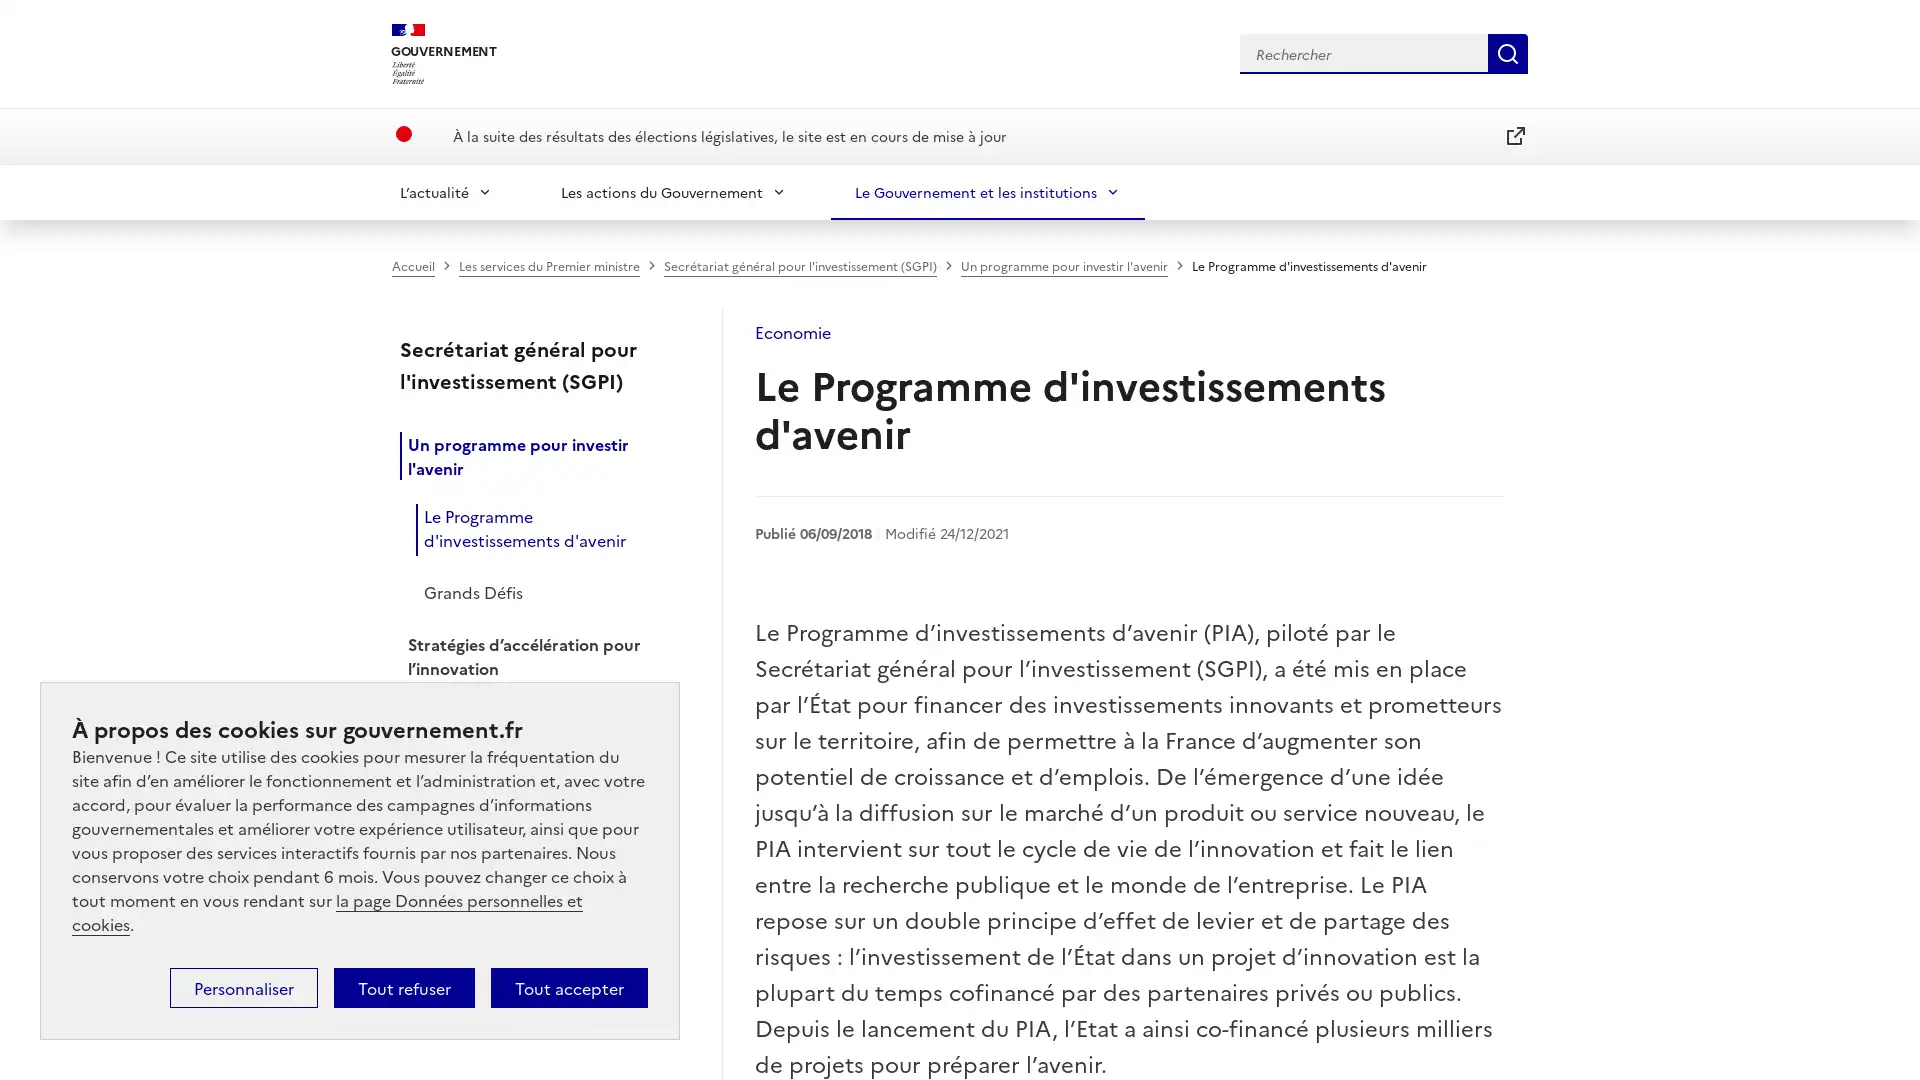 This screenshot has height=1080, width=1920. Describe the element at coordinates (568, 986) in the screenshot. I see `Tout accepter` at that location.